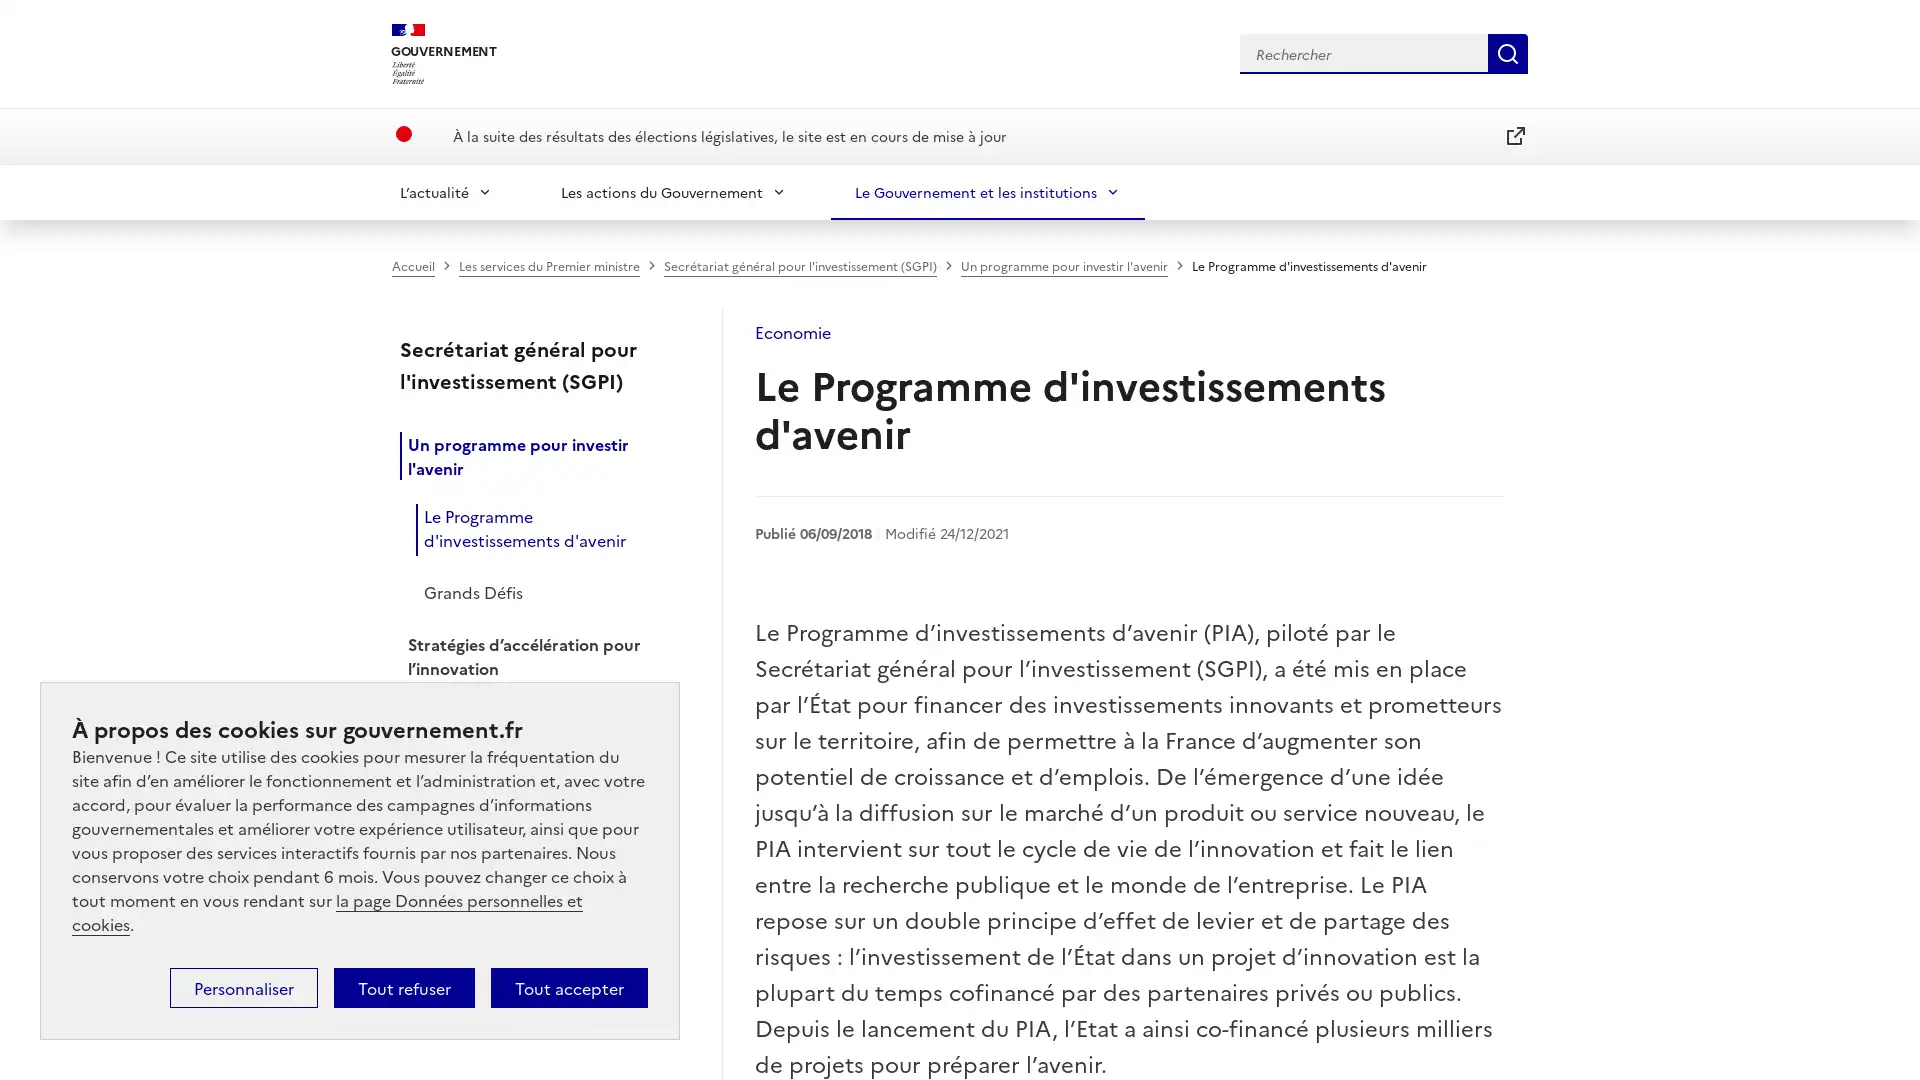 This screenshot has height=1080, width=1920. Describe the element at coordinates (568, 986) in the screenshot. I see `Tout accepter` at that location.